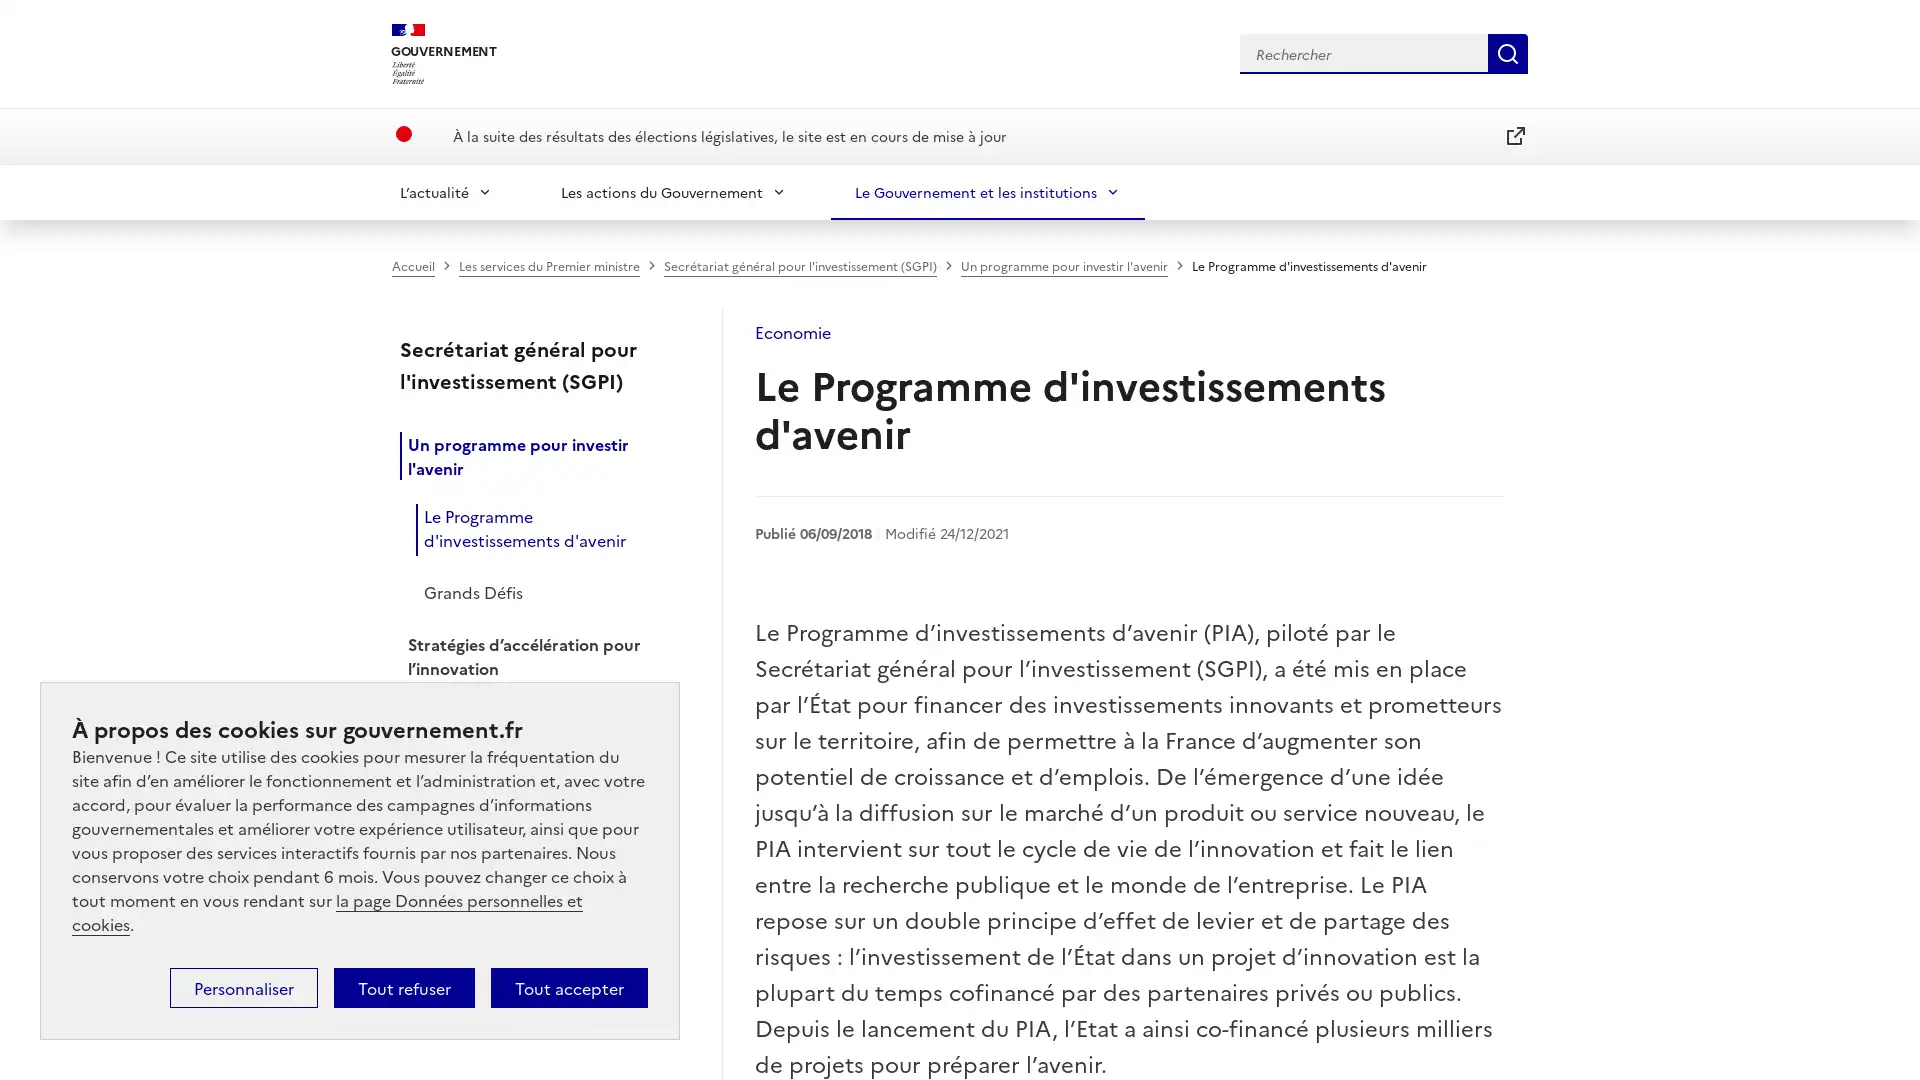 This screenshot has height=1080, width=1920. Describe the element at coordinates (568, 986) in the screenshot. I see `Tout accepter` at that location.